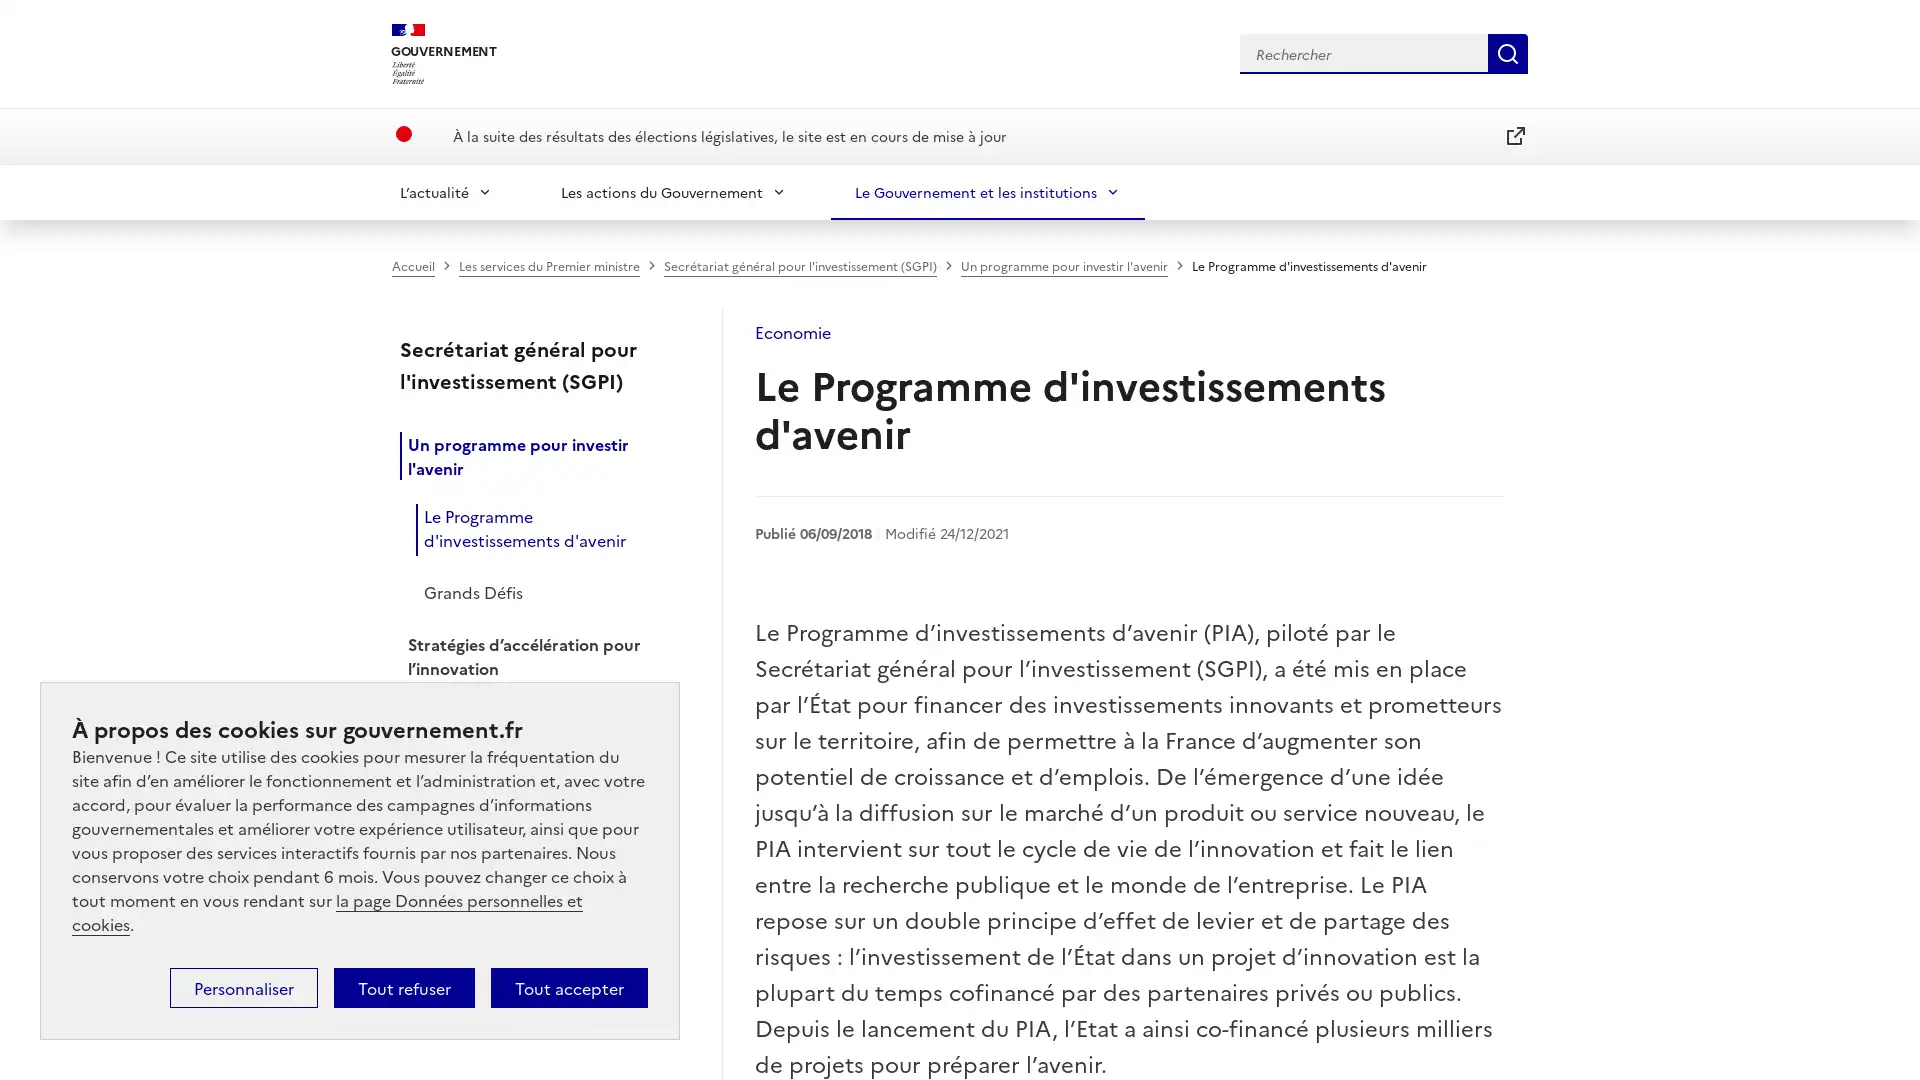 This screenshot has height=1080, width=1920. Describe the element at coordinates (568, 986) in the screenshot. I see `Tout accepter` at that location.